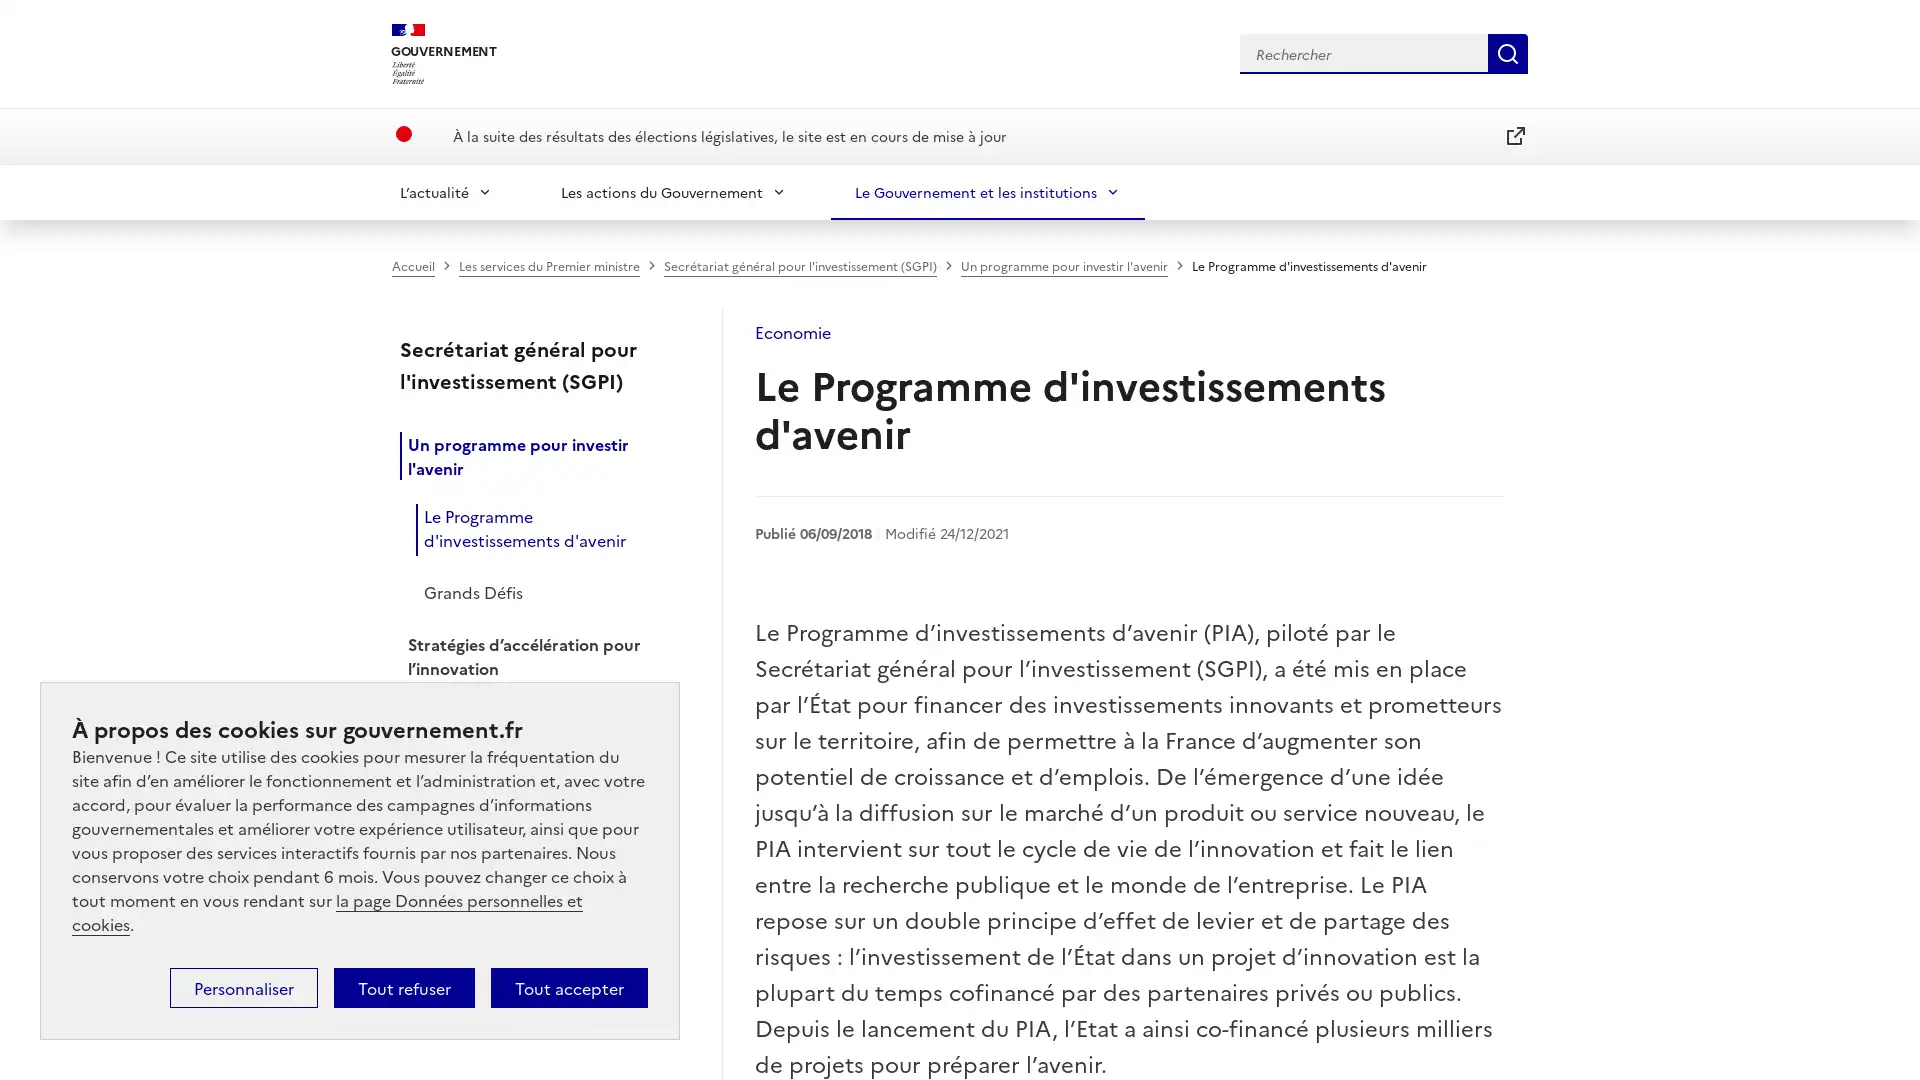 This screenshot has height=1080, width=1920. Describe the element at coordinates (568, 986) in the screenshot. I see `Tout accepter` at that location.